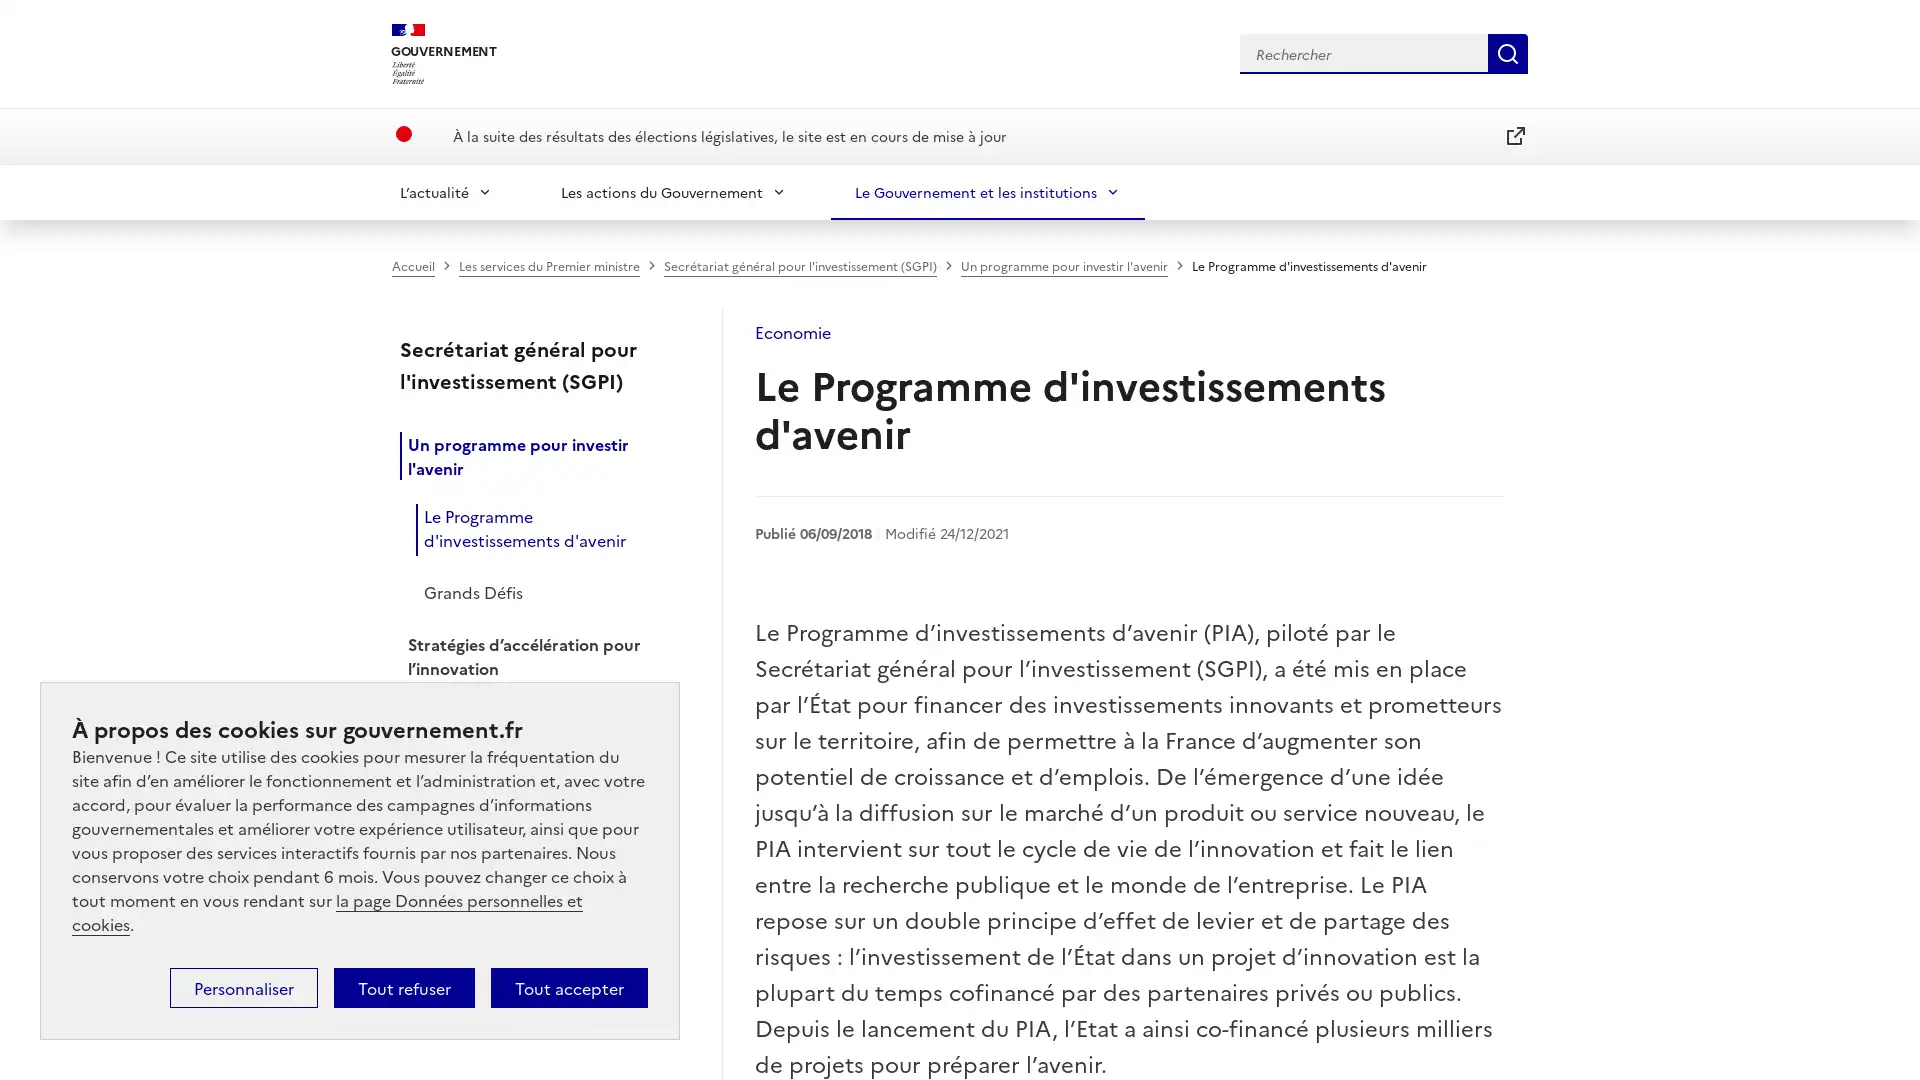 This screenshot has height=1080, width=1920. Describe the element at coordinates (568, 986) in the screenshot. I see `Tout accepter` at that location.